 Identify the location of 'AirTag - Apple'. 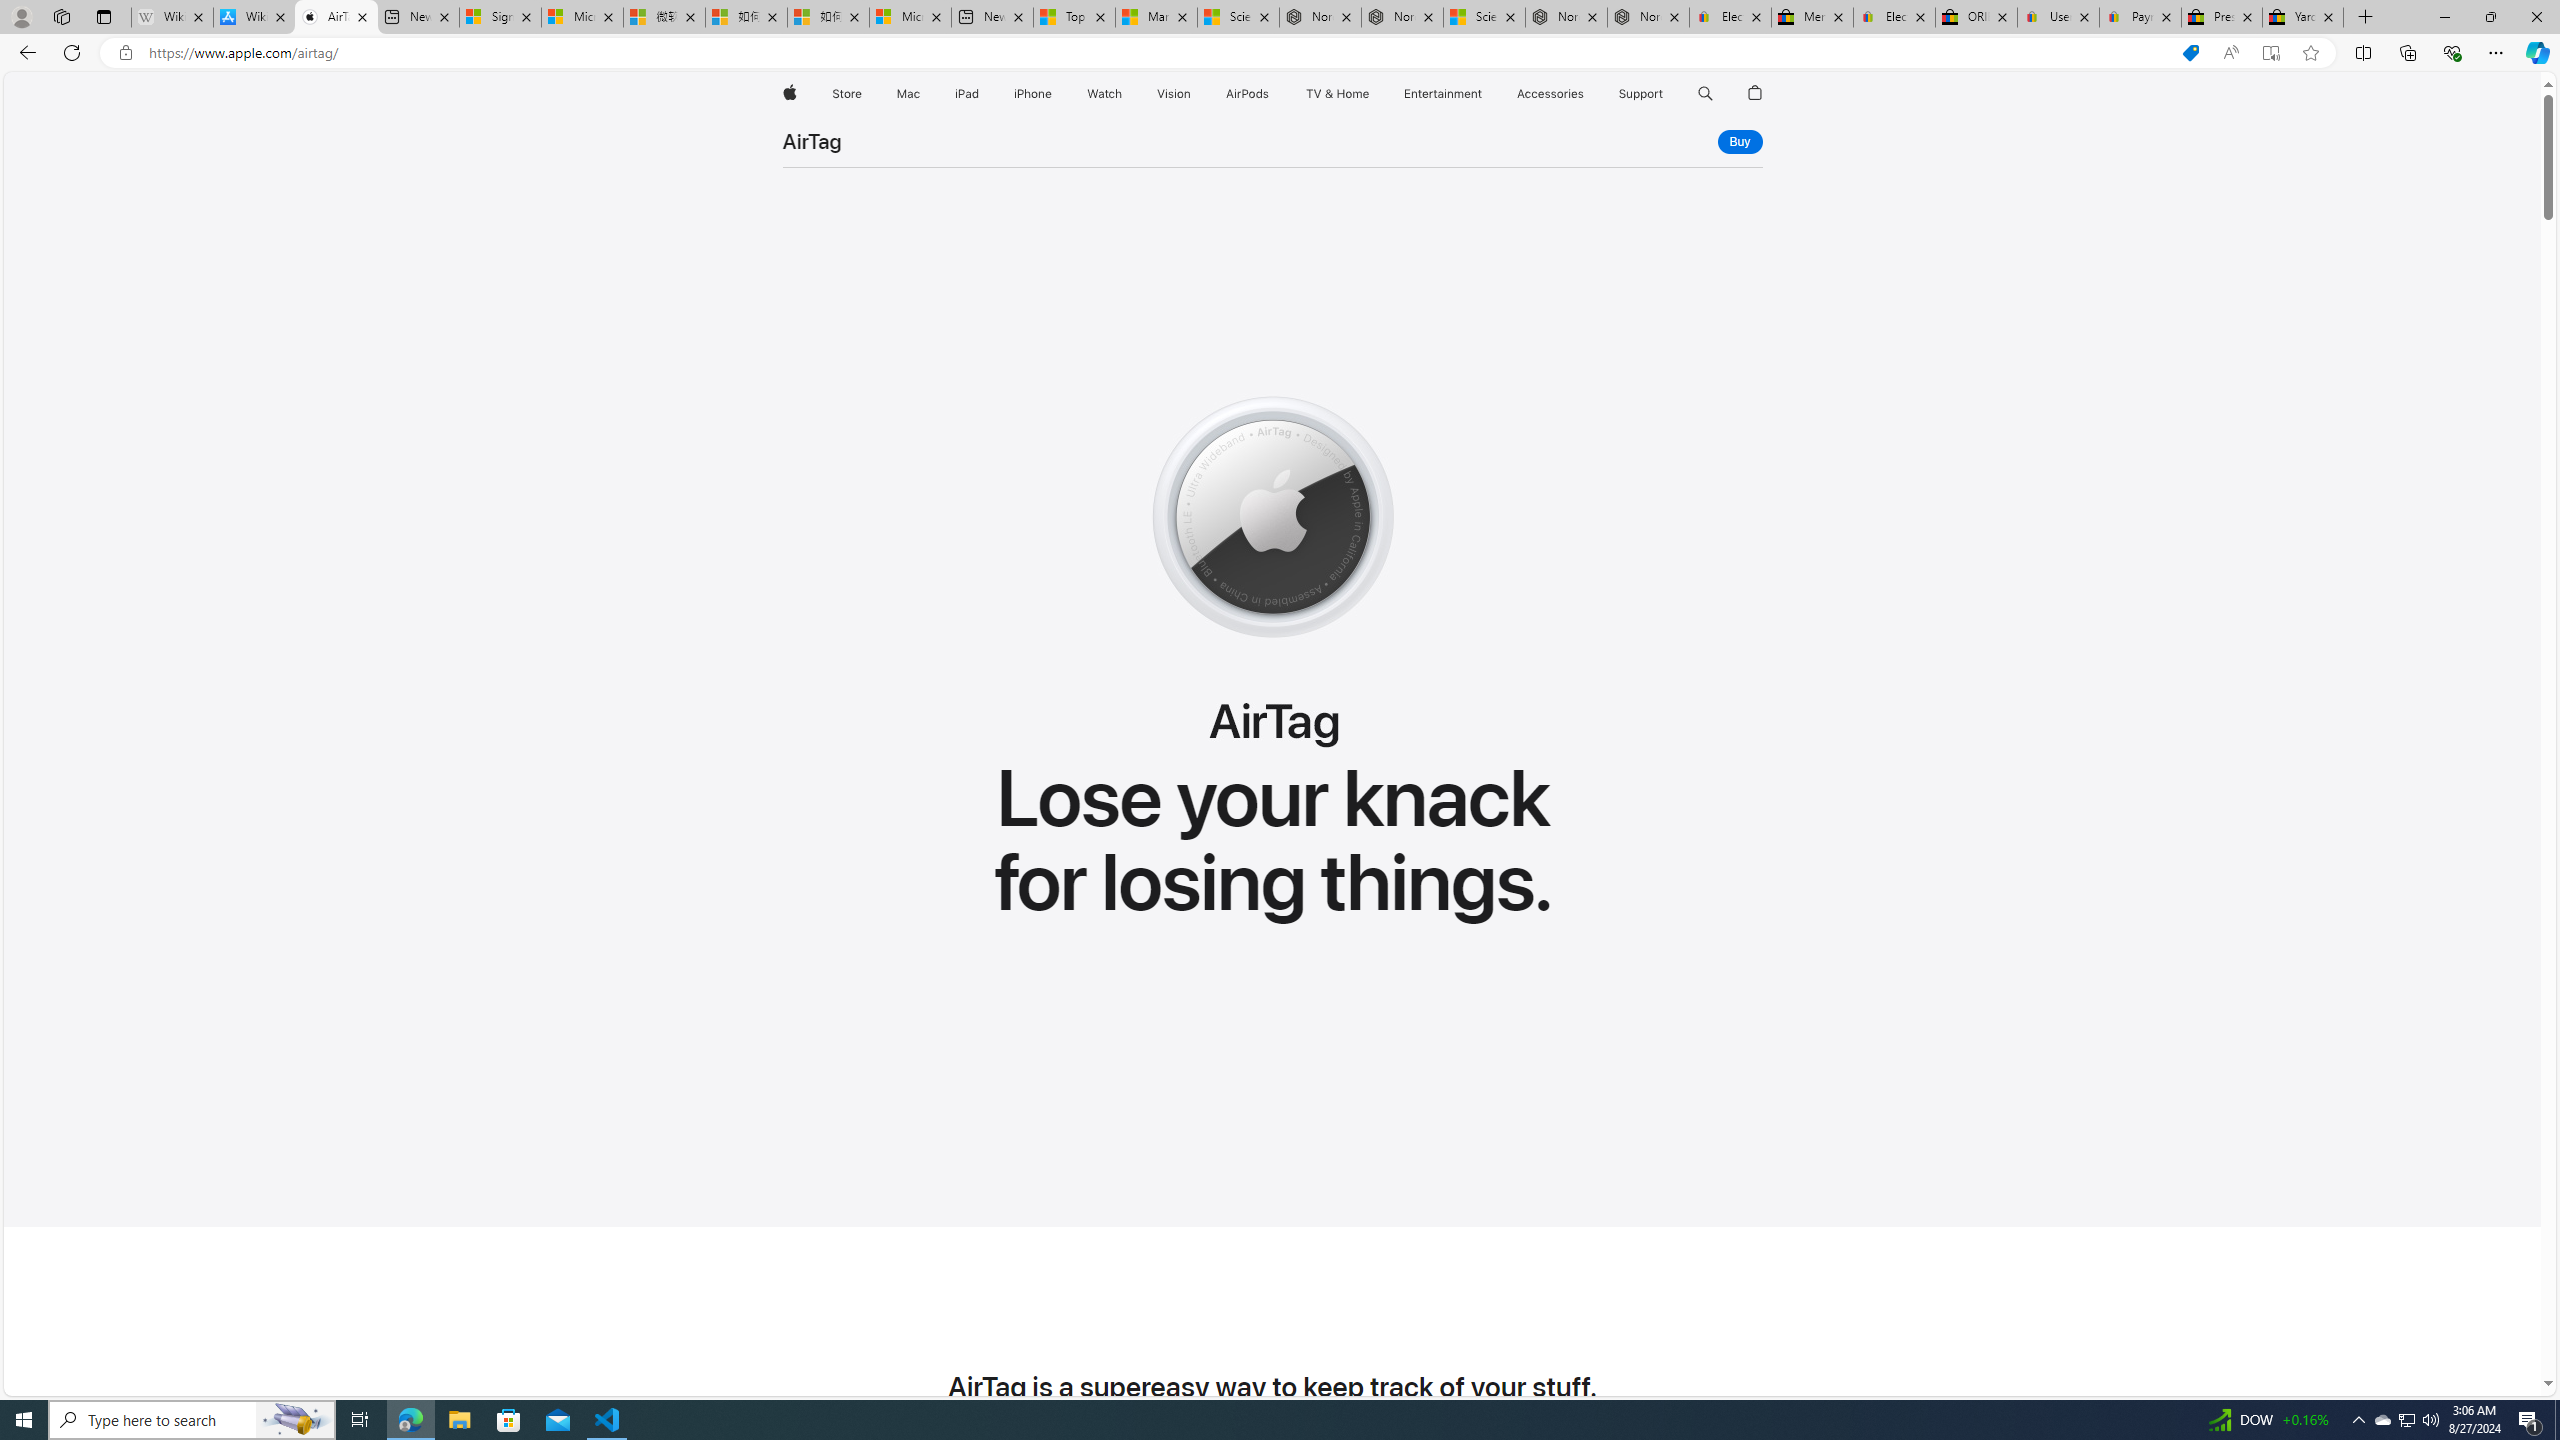
(335, 16).